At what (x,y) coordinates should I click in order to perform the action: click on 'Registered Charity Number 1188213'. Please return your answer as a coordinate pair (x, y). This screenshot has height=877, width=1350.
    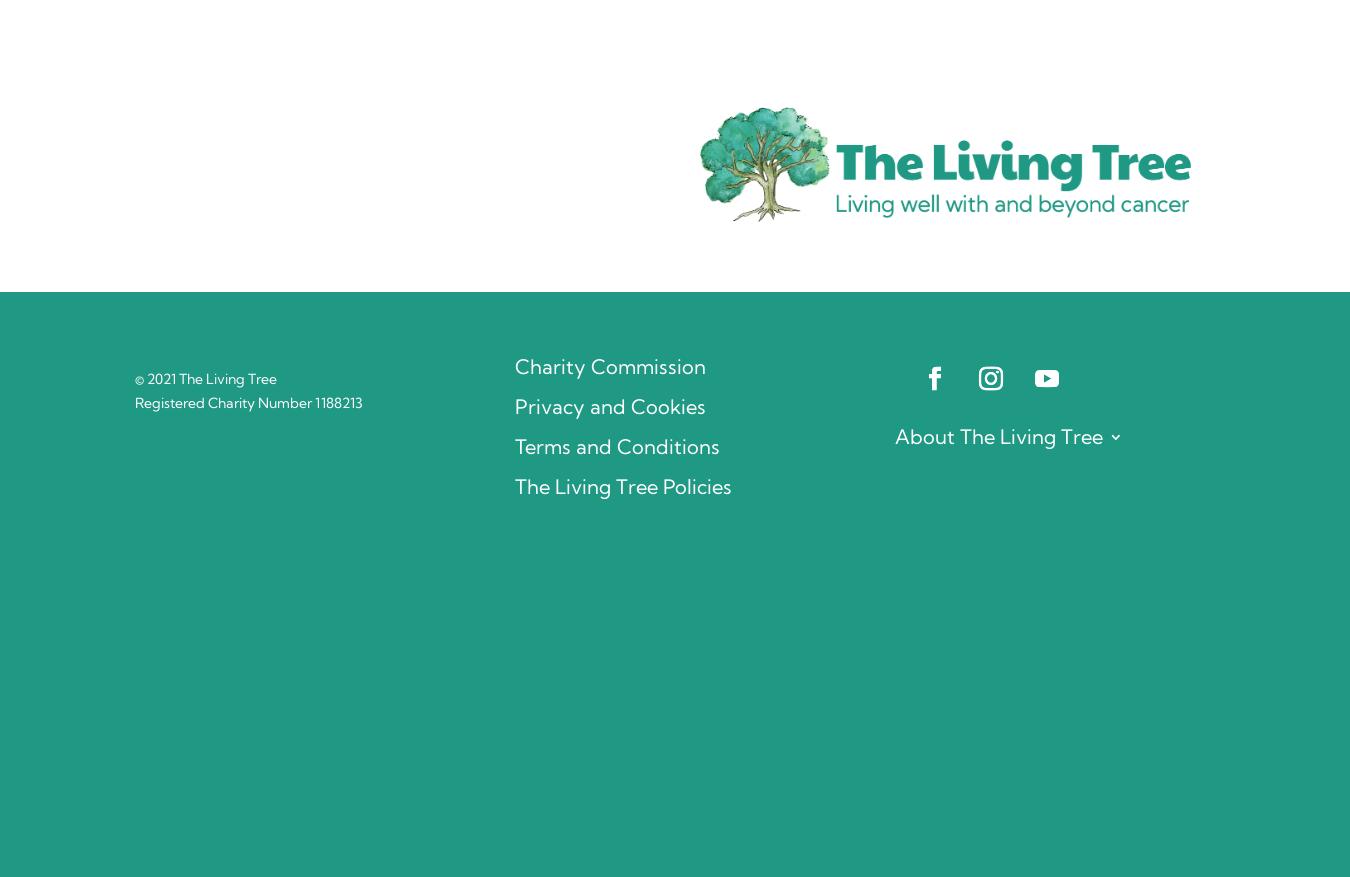
    Looking at the image, I should click on (247, 401).